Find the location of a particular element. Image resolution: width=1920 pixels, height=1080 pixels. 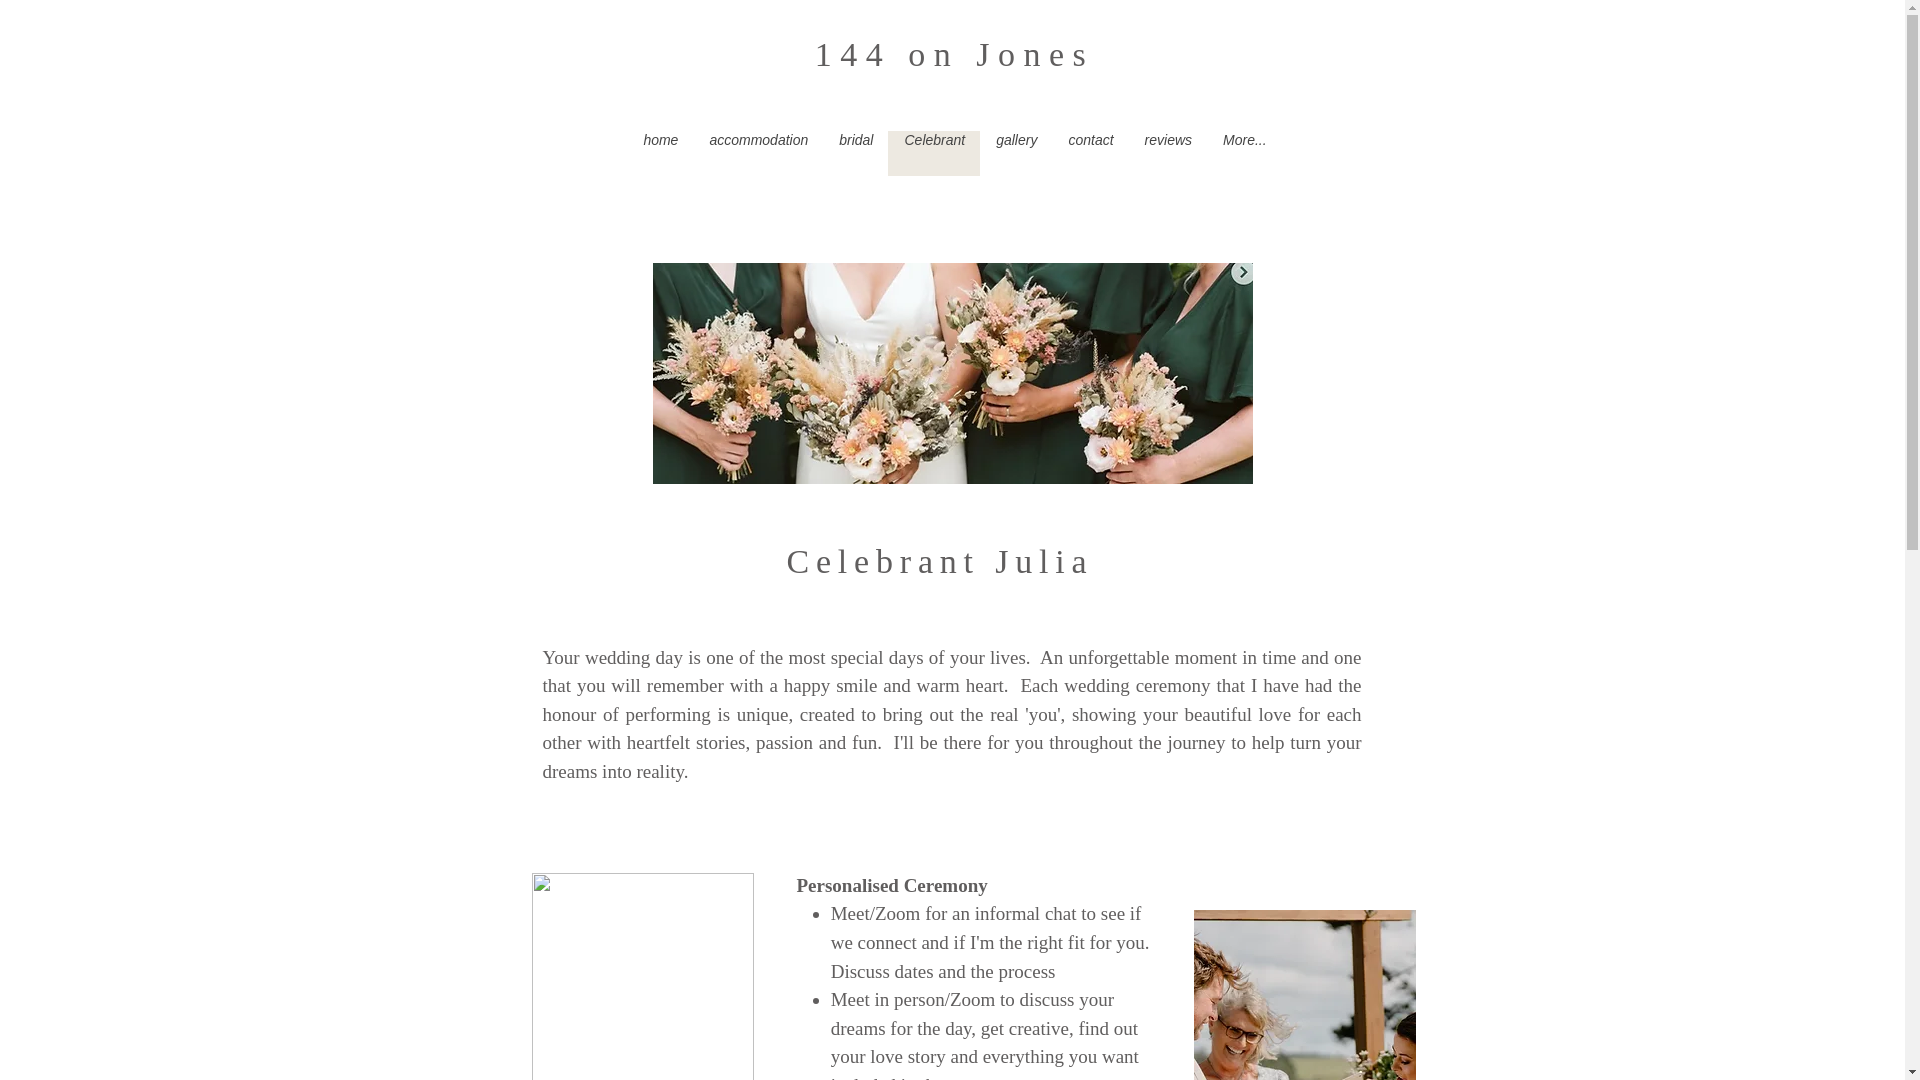

'144 on Jones' is located at coordinates (954, 53).